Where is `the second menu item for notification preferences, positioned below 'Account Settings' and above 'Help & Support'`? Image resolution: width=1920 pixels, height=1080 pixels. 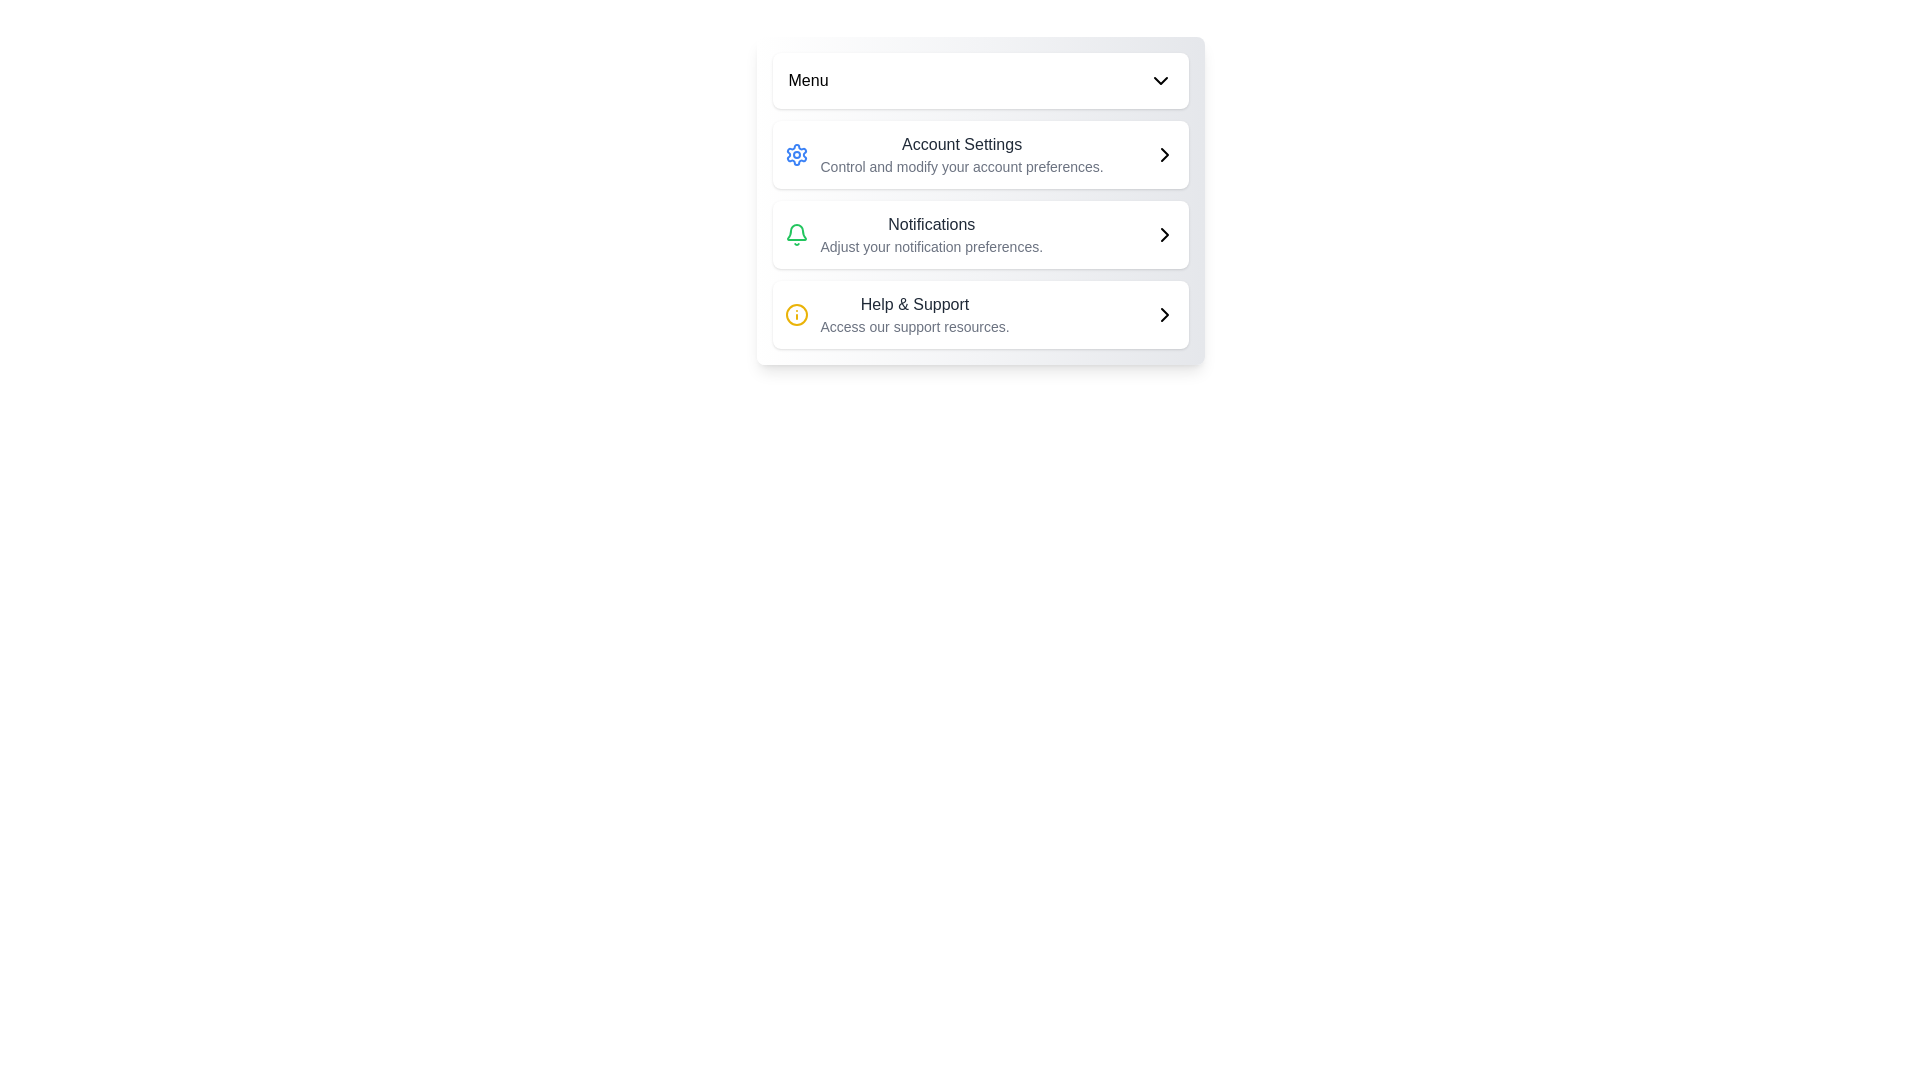 the second menu item for notification preferences, positioned below 'Account Settings' and above 'Help & Support' is located at coordinates (912, 234).